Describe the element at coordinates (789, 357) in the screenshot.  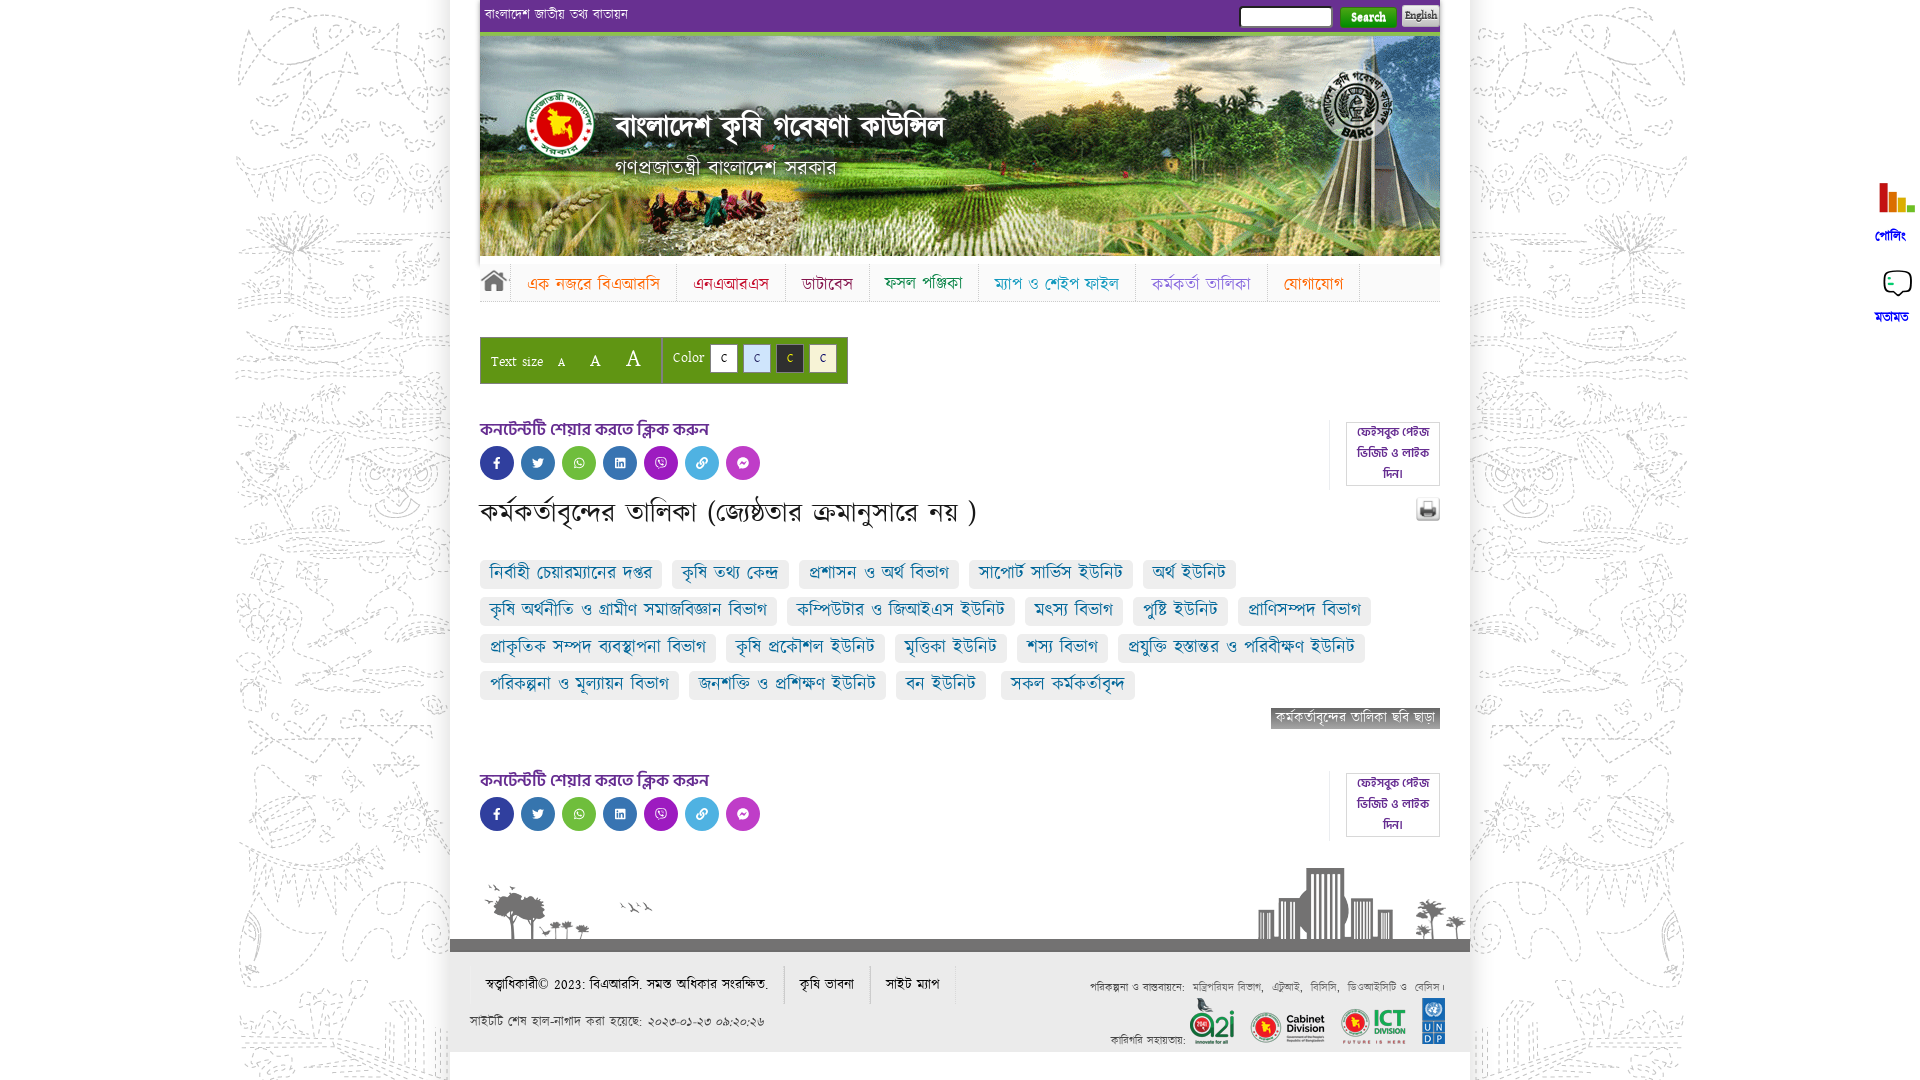
I see `'C'` at that location.